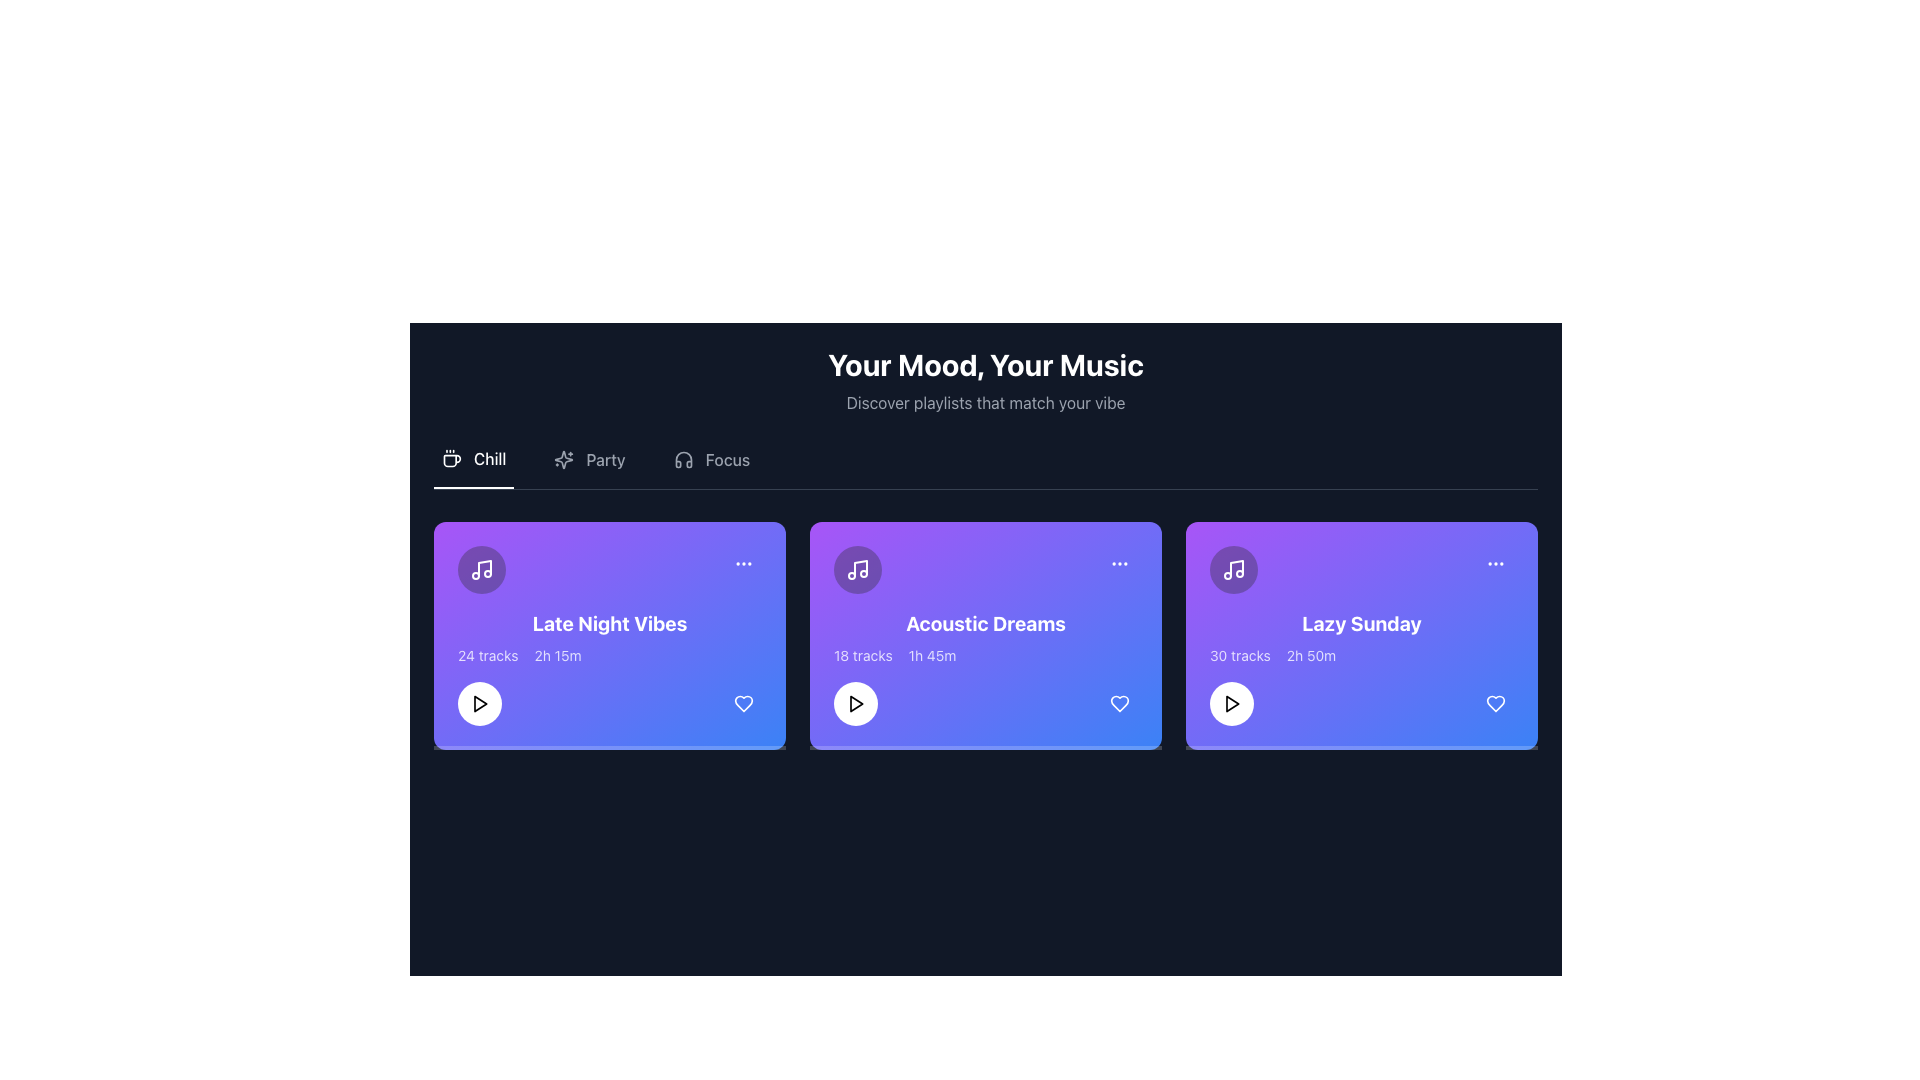 The image size is (1920, 1080). What do you see at coordinates (481, 570) in the screenshot?
I see `the music icon located in the top-left corner of the 'Late Night Vibes' card, which serves as a thematic insignia for the playlist` at bounding box center [481, 570].